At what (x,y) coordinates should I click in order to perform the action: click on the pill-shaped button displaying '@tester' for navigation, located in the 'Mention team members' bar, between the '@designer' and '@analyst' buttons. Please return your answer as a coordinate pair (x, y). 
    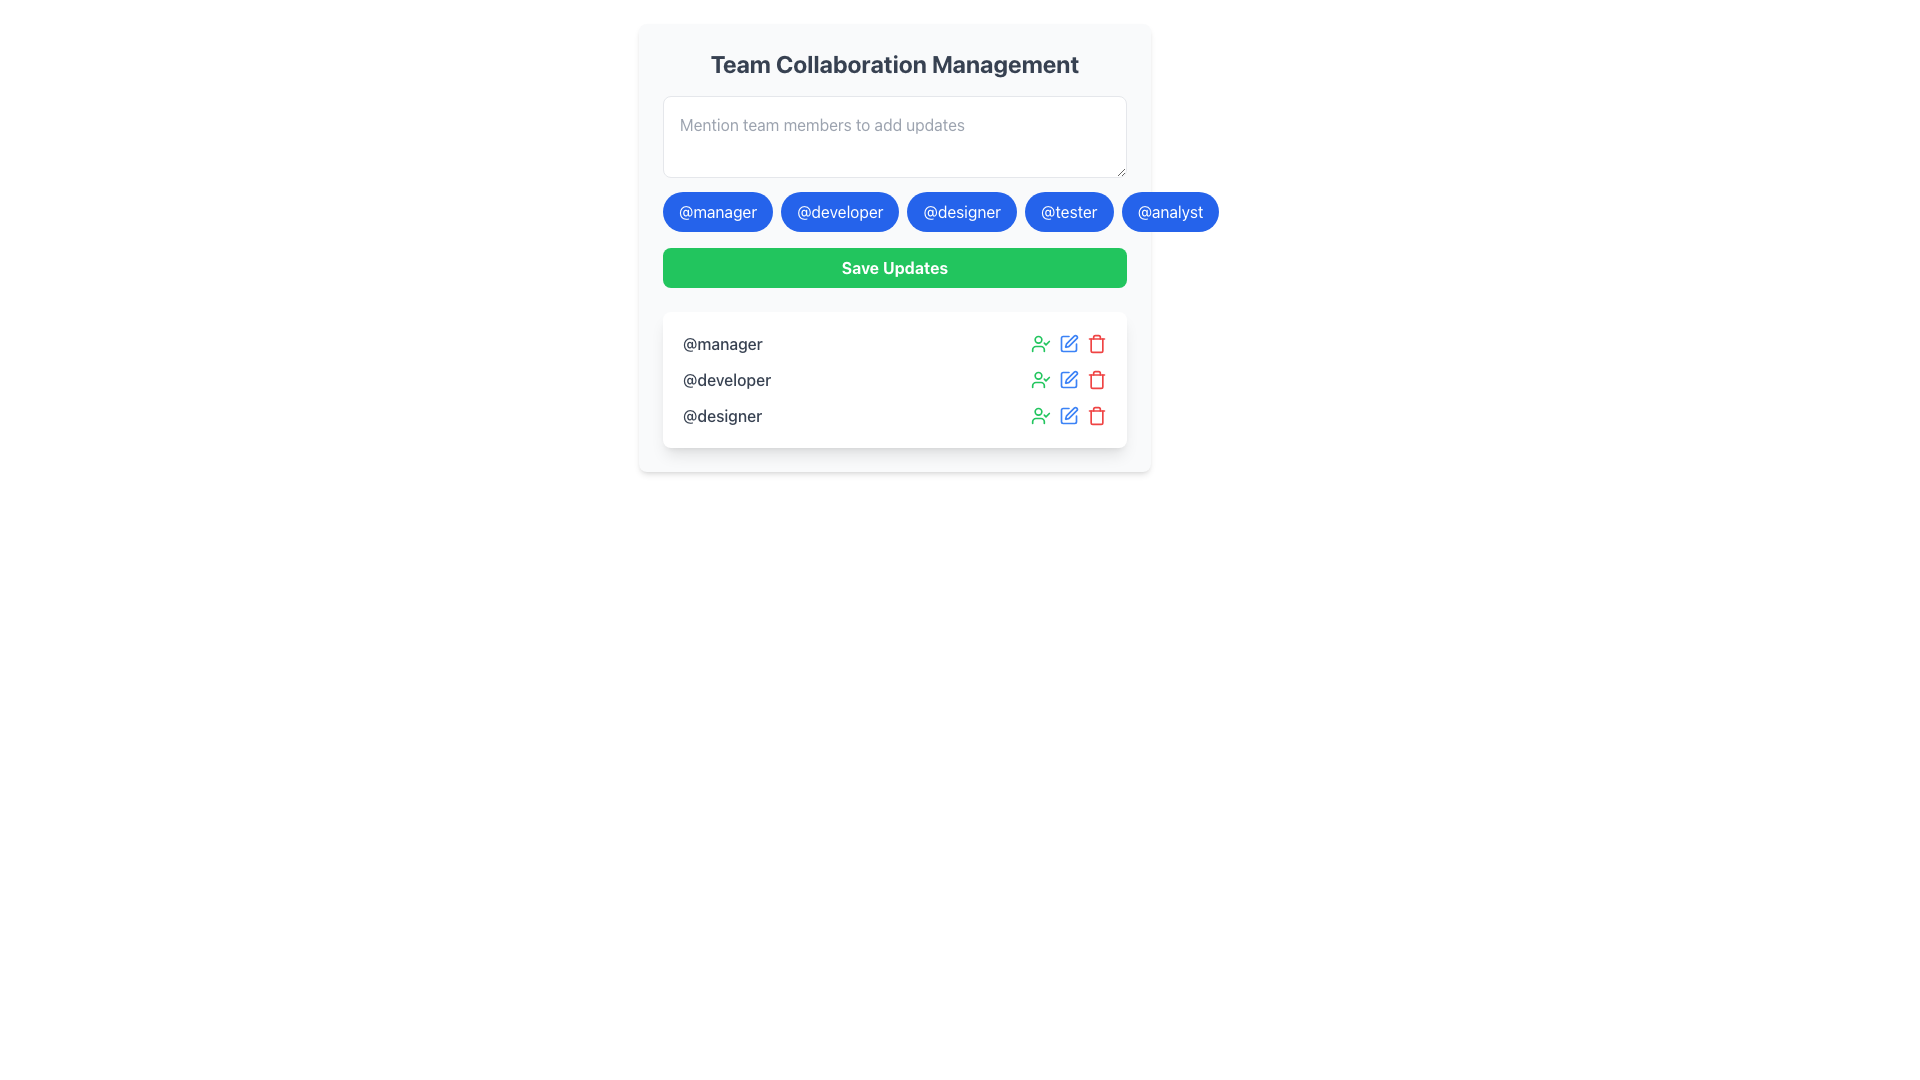
    Looking at the image, I should click on (1068, 212).